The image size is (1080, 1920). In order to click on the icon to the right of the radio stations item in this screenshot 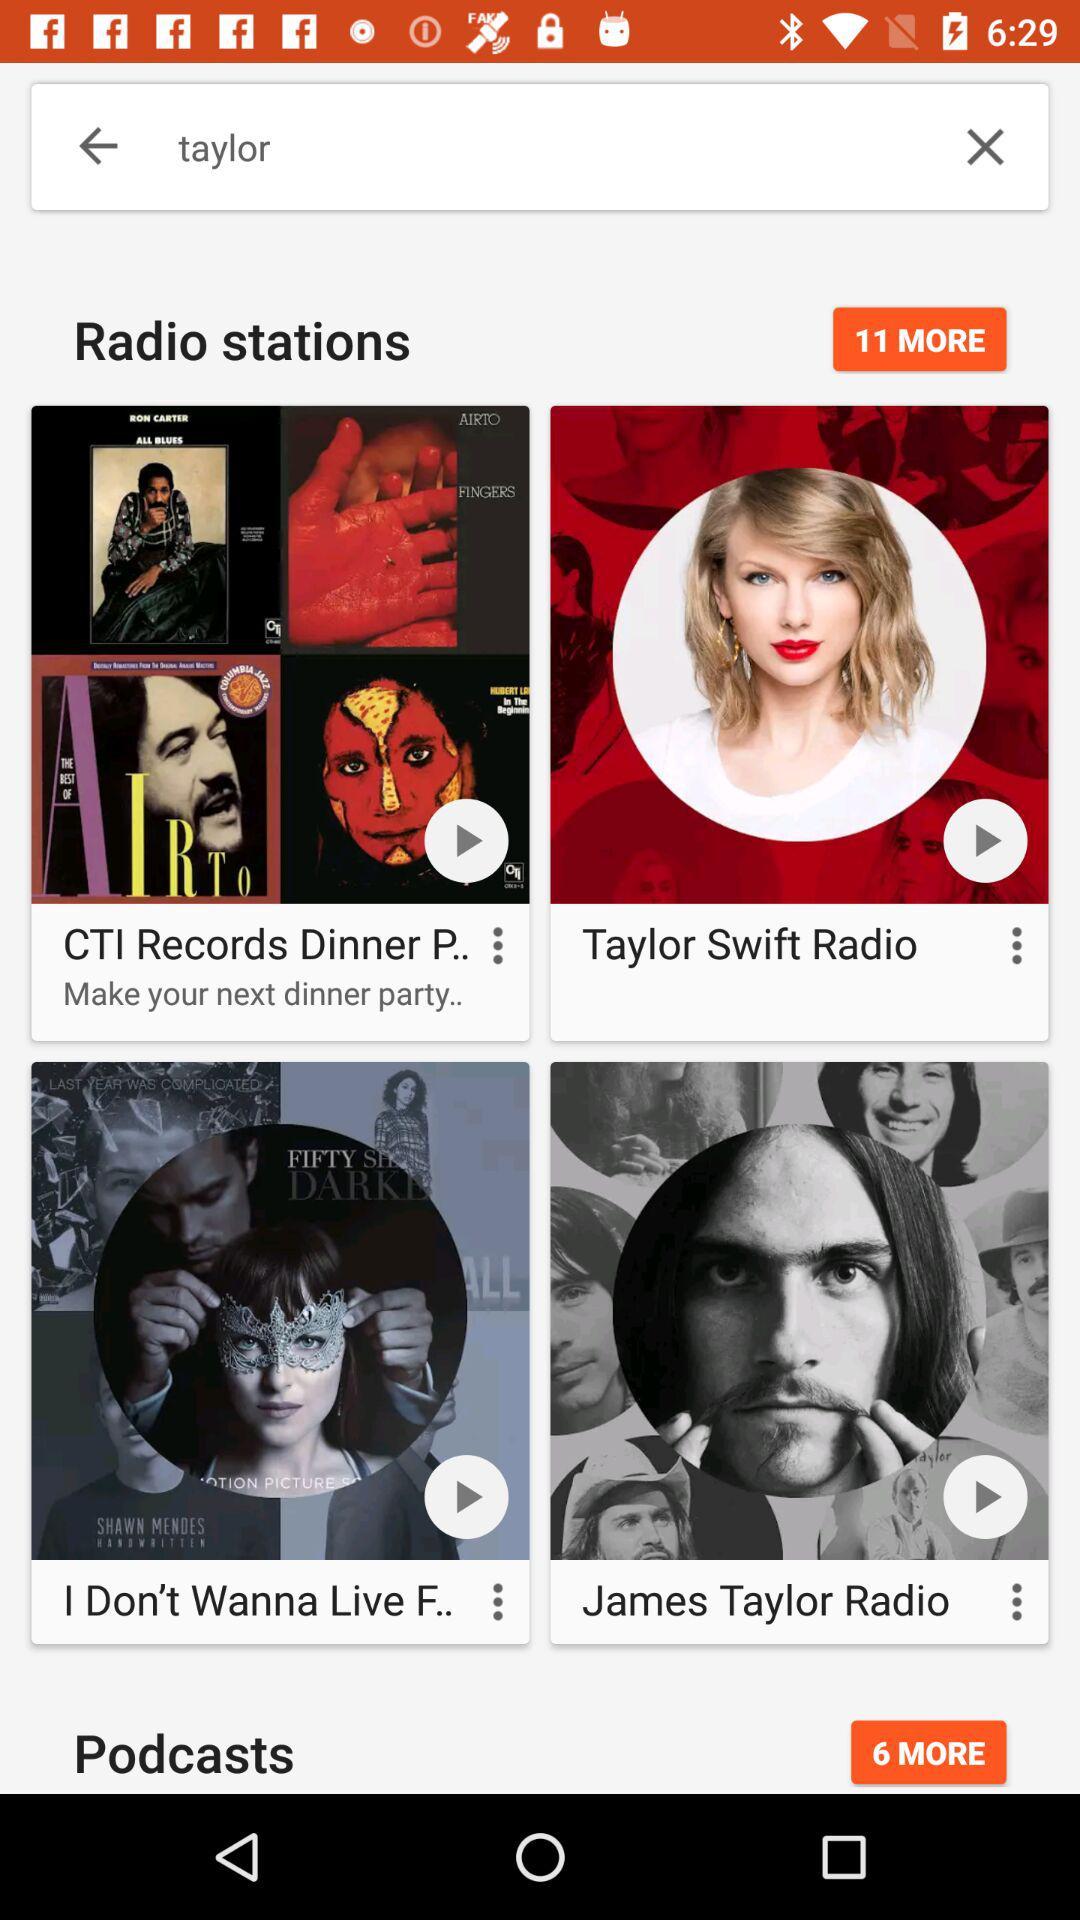, I will do `click(919, 339)`.